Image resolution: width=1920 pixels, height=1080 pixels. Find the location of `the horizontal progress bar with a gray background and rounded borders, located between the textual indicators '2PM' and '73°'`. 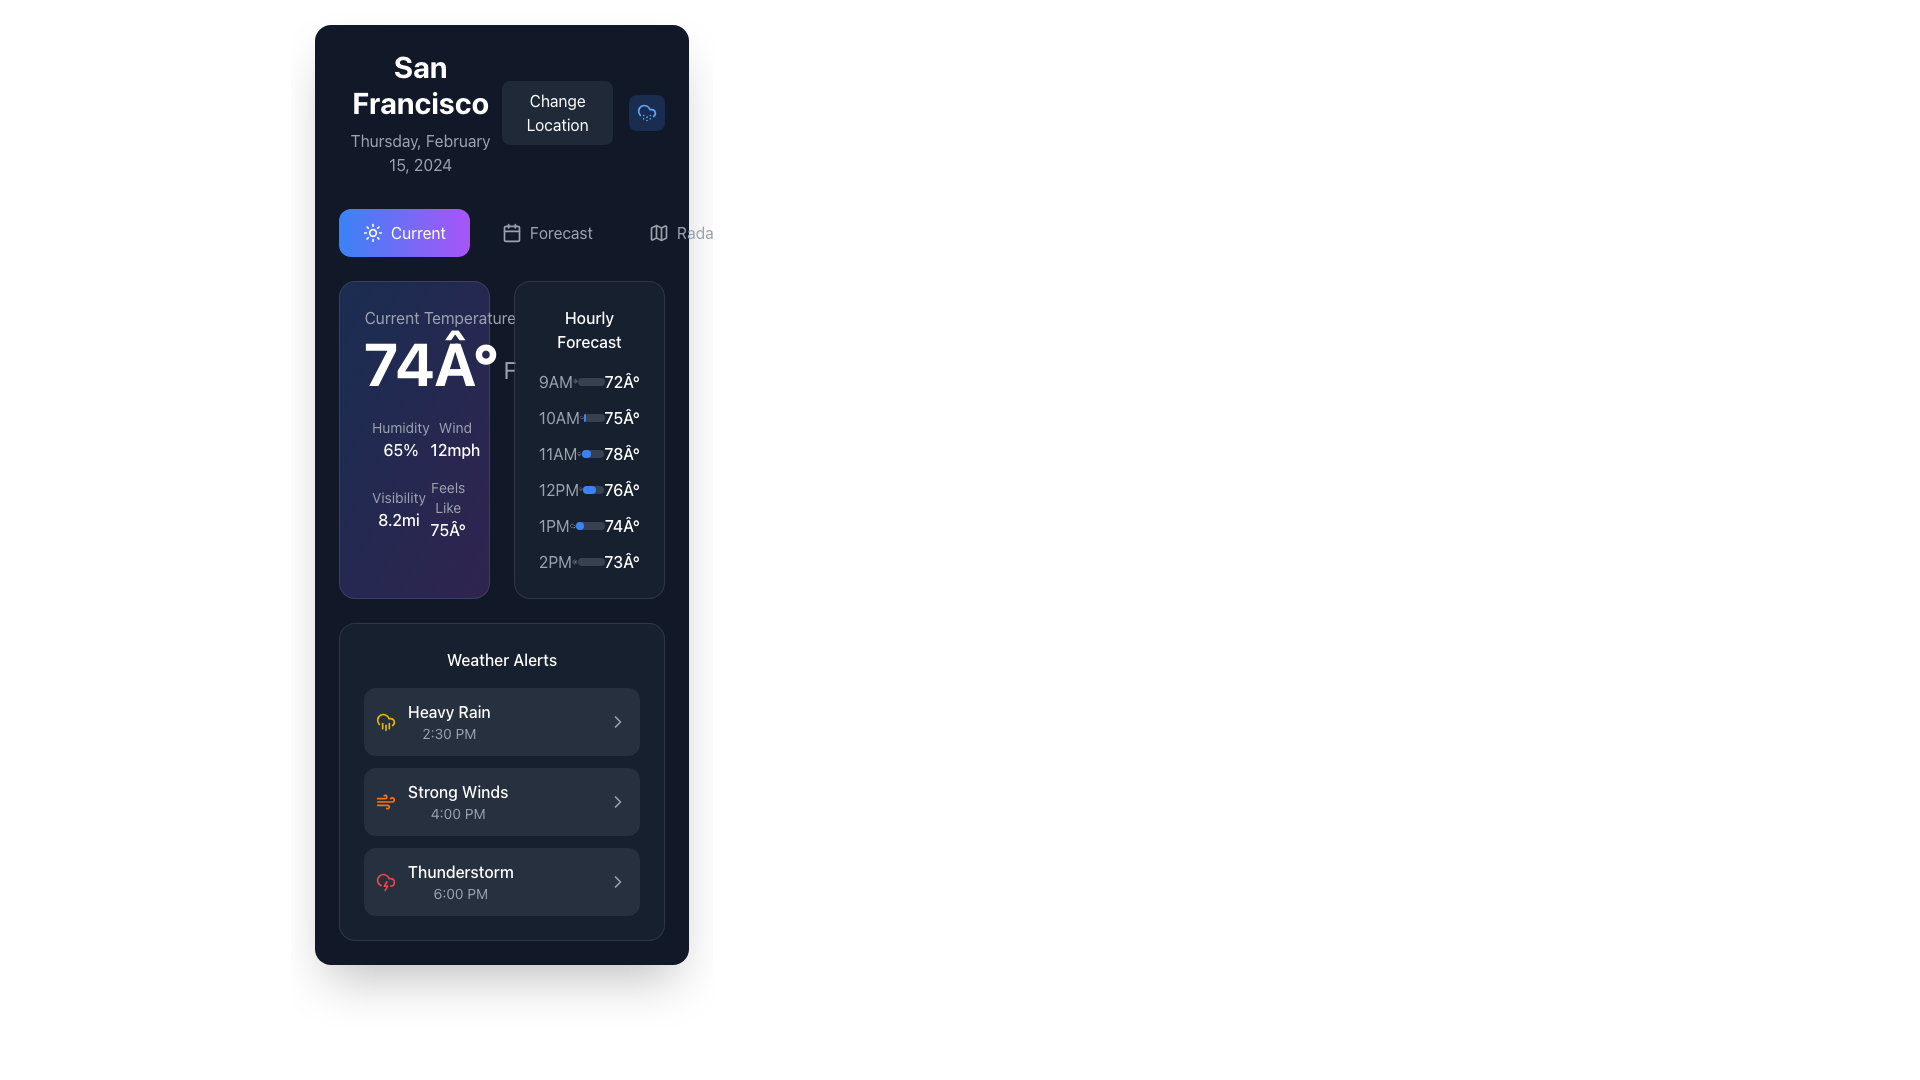

the horizontal progress bar with a gray background and rounded borders, located between the textual indicators '2PM' and '73°' is located at coordinates (589, 562).